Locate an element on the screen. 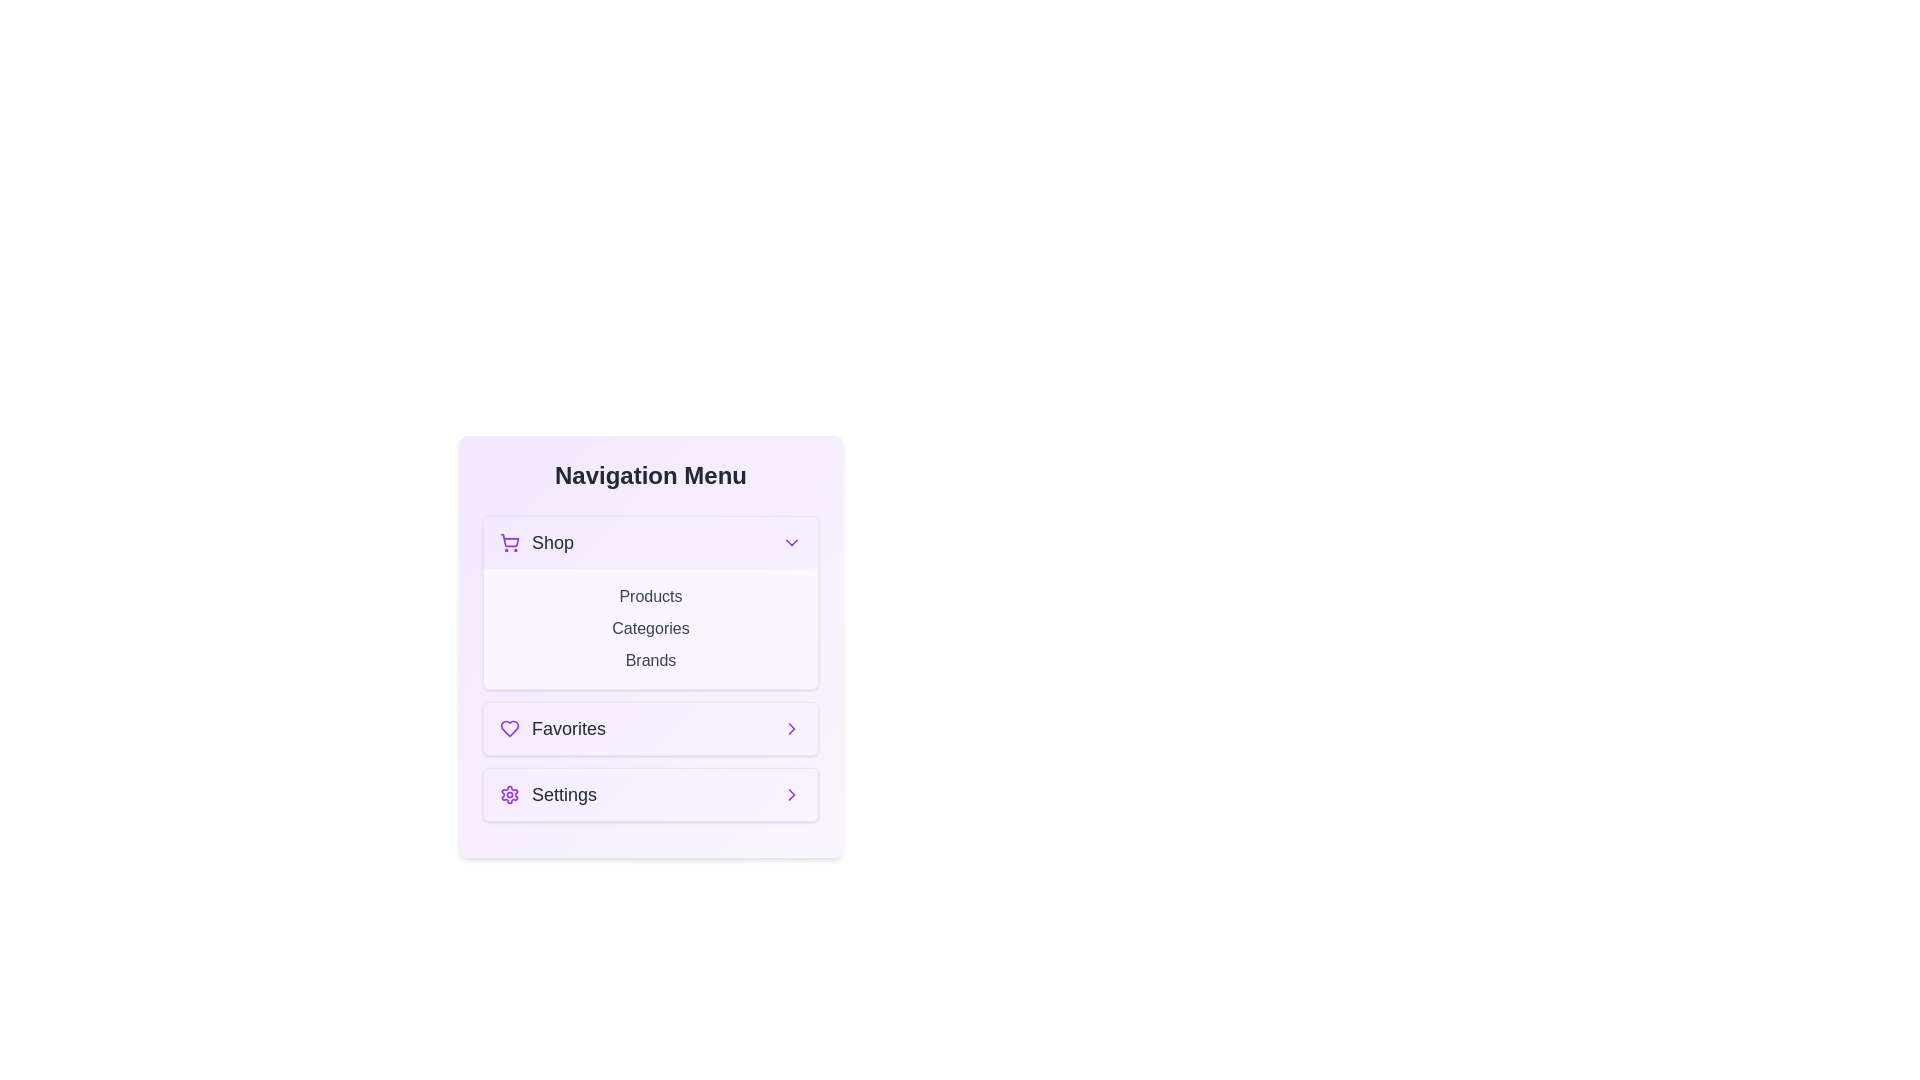 The image size is (1920, 1080). the chevron icon next to the 'Shop' button in the navigation menu, which indicates that the 'Shop' option is expandable or collapsible is located at coordinates (791, 543).